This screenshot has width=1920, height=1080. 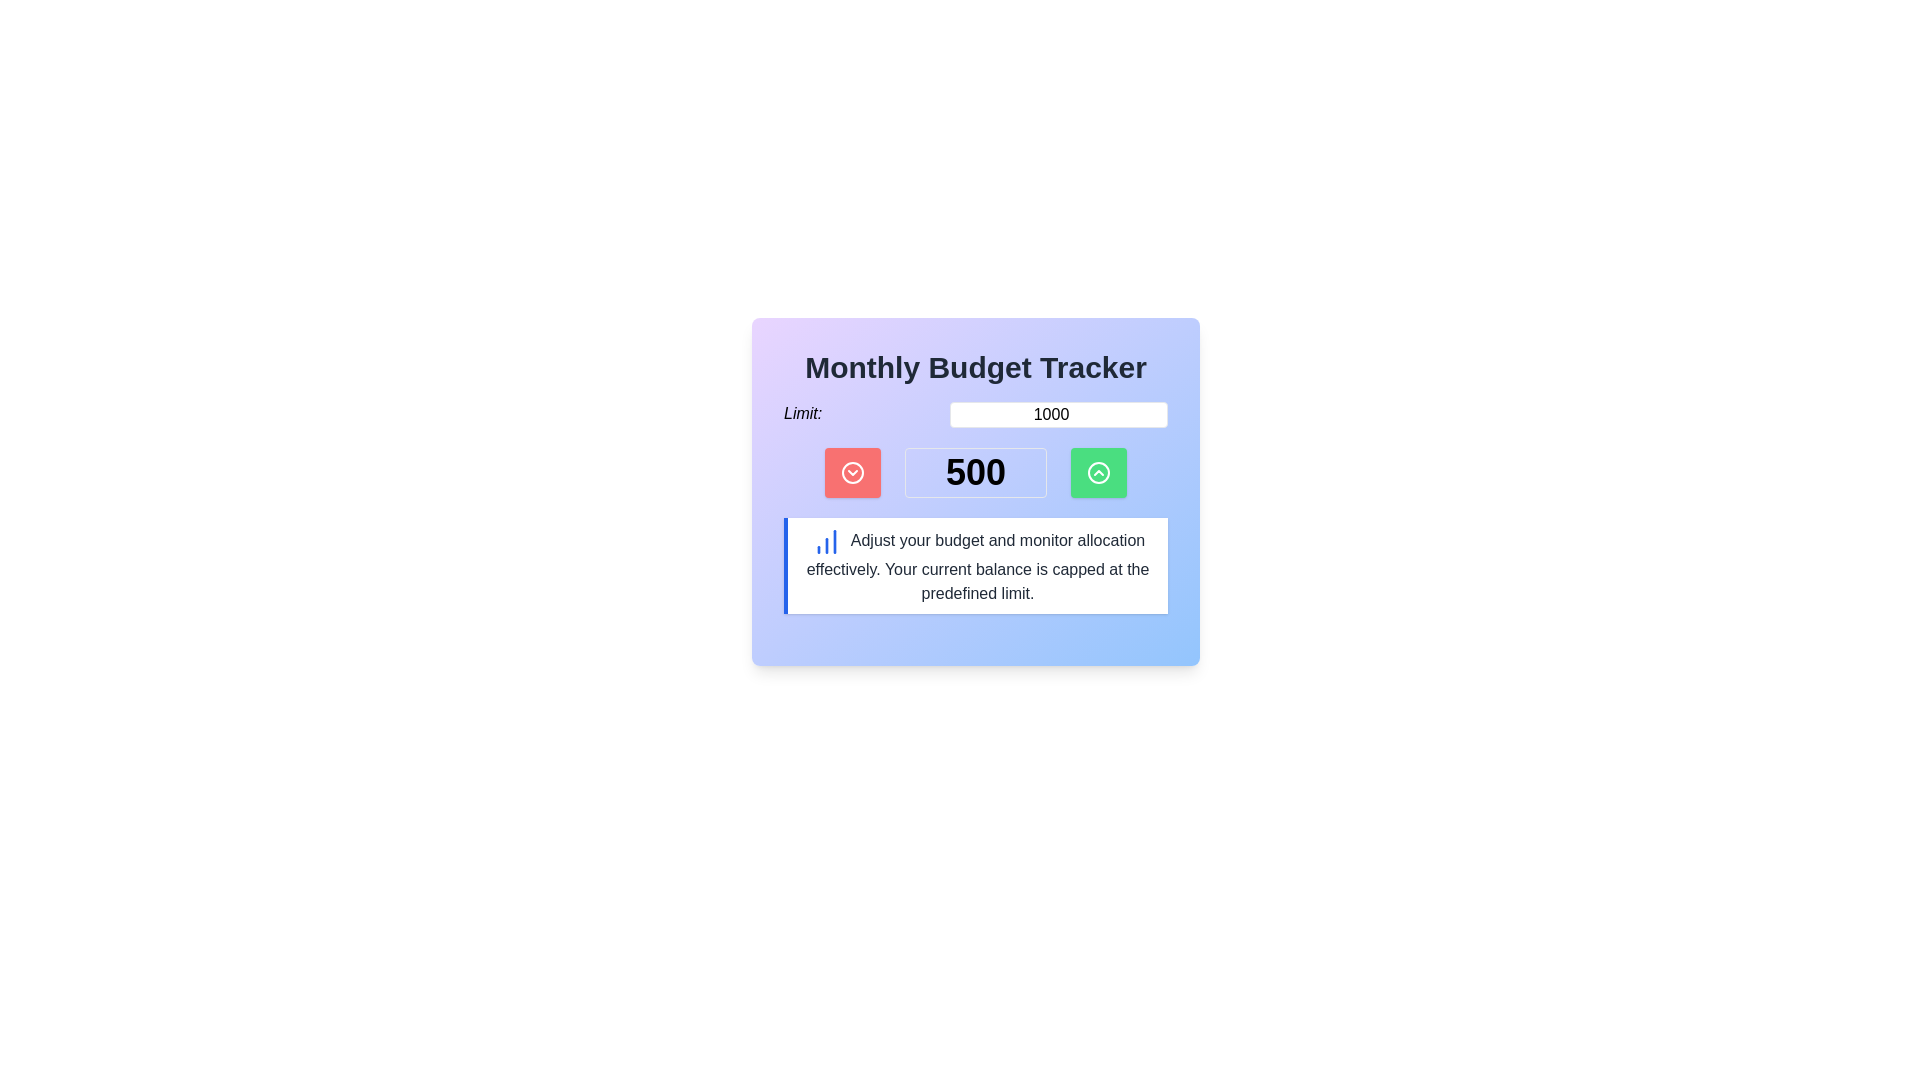 I want to click on the text paragraph that provides budget monitoring details, which is located under the 'Monthly Budget Tracker' title, so click(x=978, y=567).